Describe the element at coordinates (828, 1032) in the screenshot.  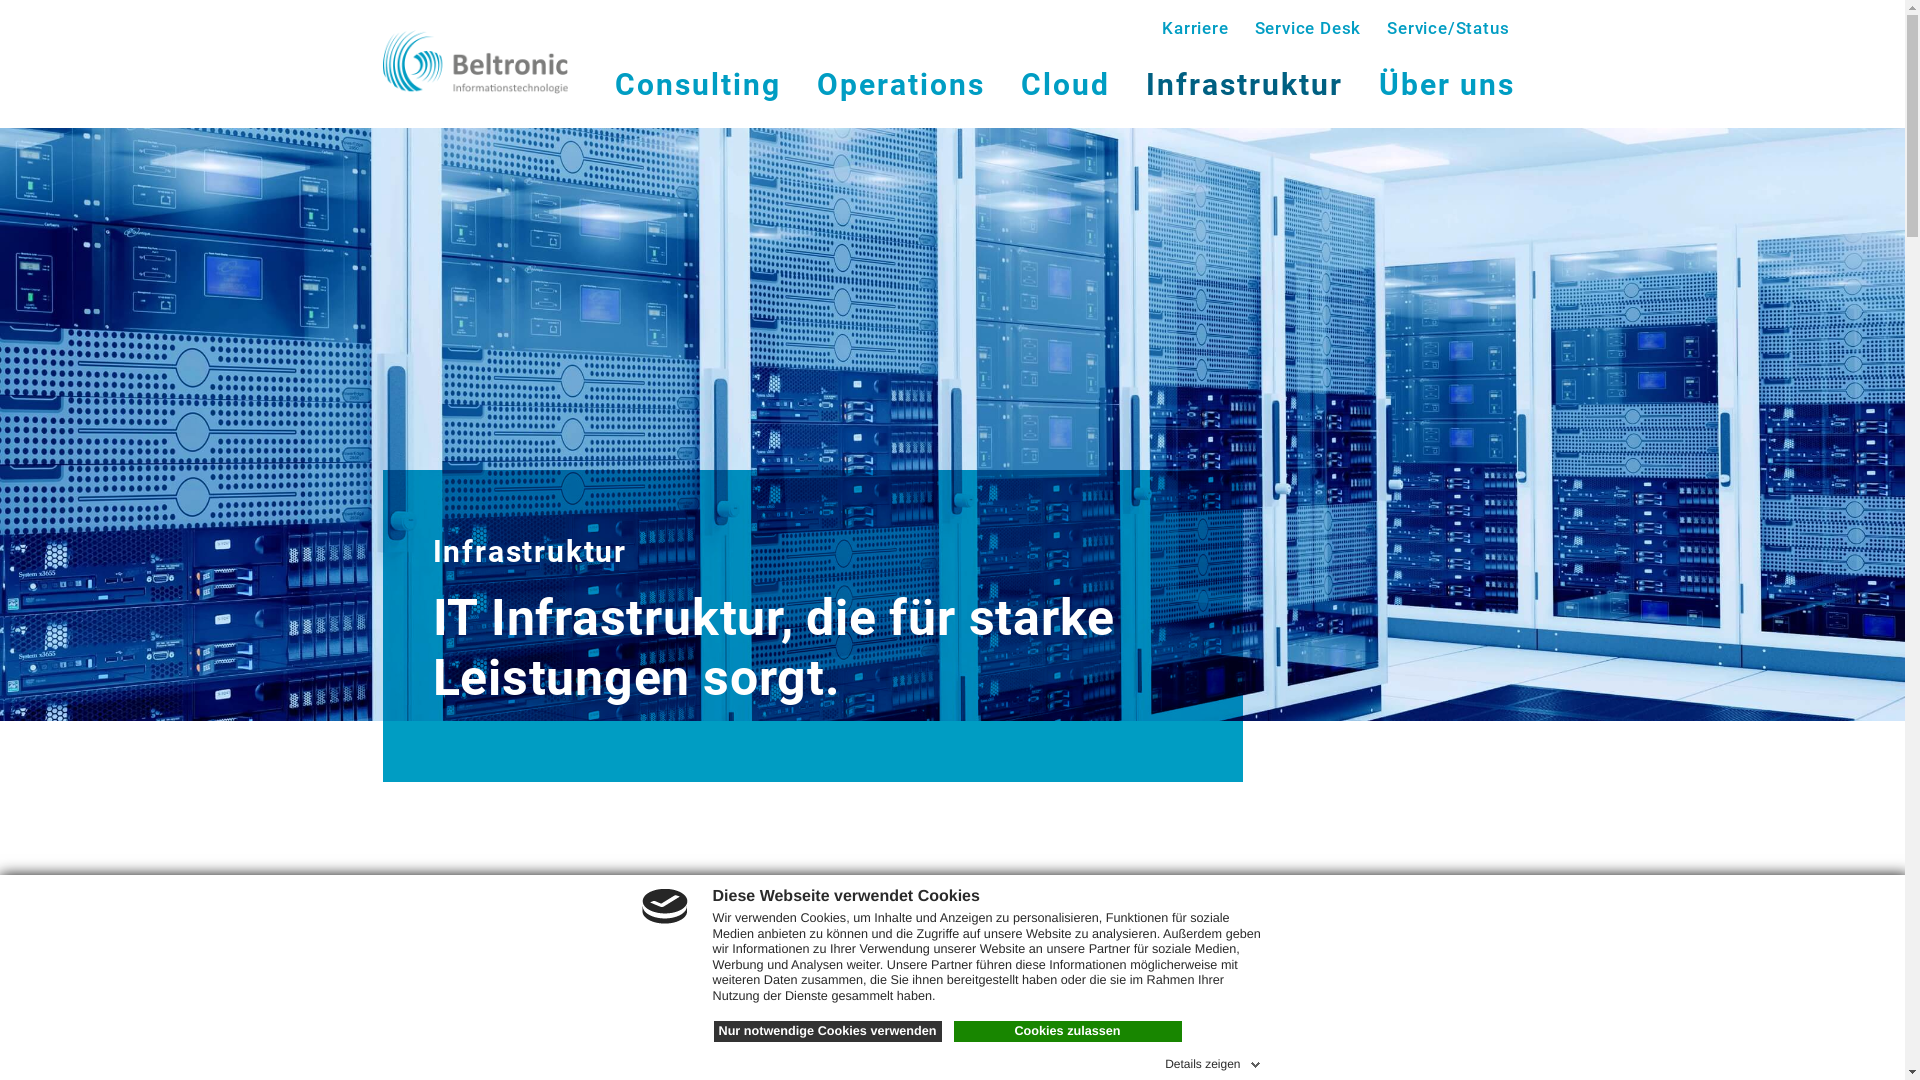
I see `'Nur notwendige Cookies verwenden'` at that location.